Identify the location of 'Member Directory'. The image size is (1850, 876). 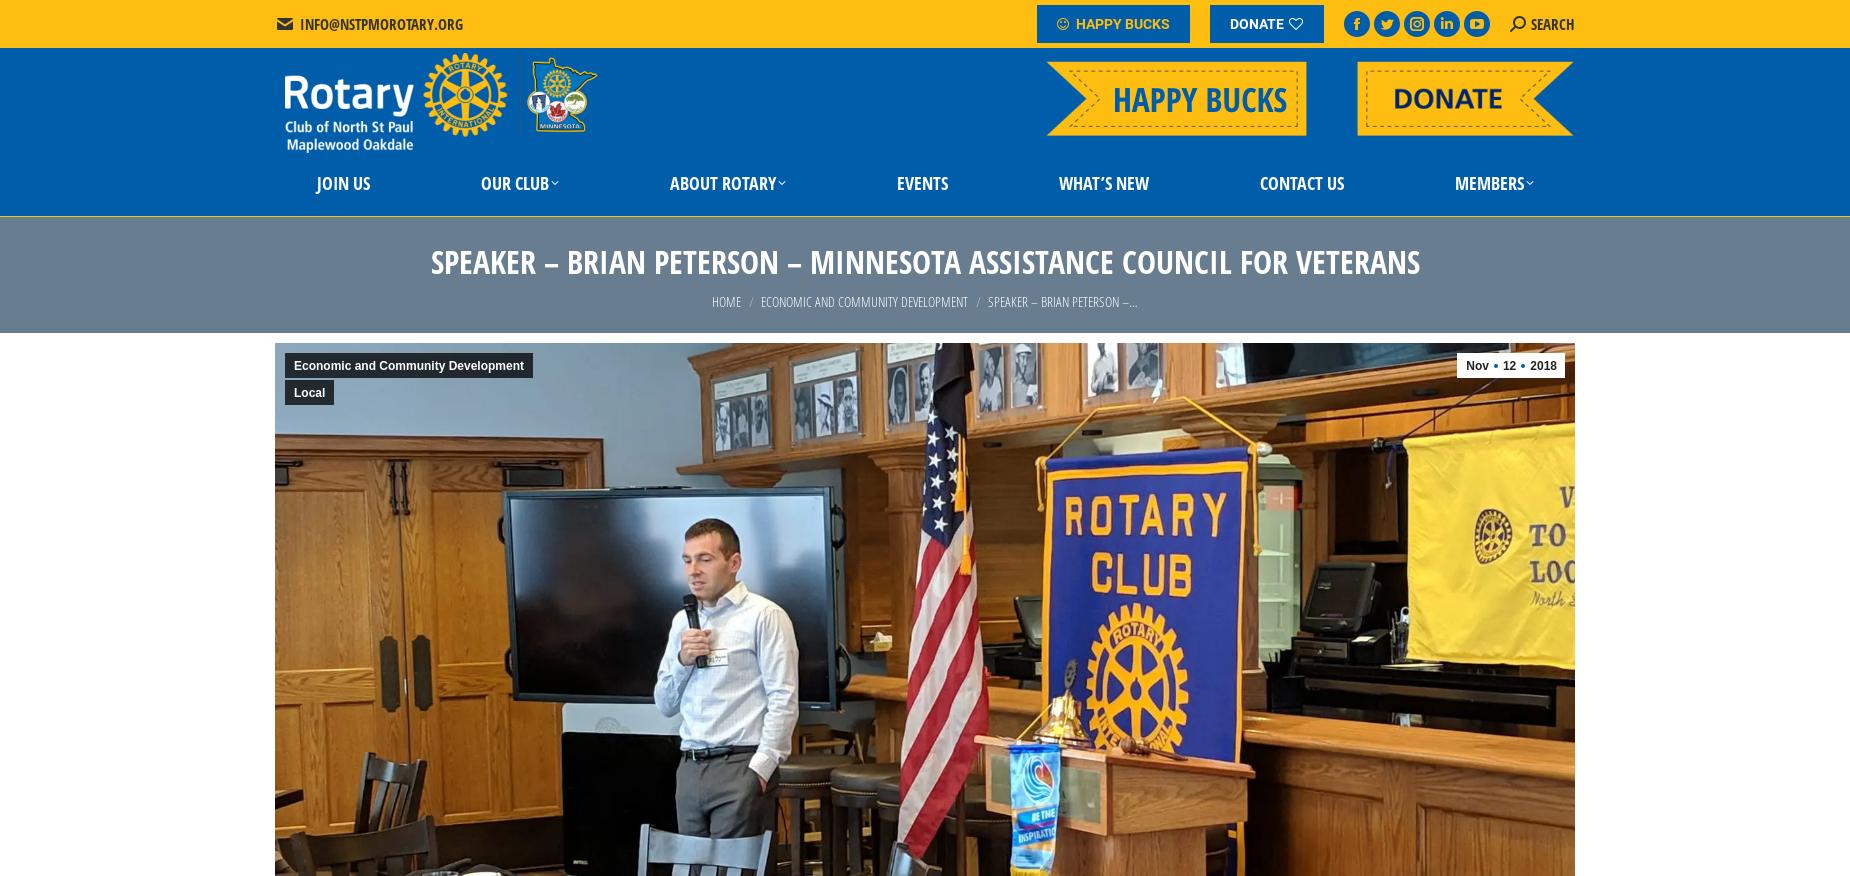
(1418, 246).